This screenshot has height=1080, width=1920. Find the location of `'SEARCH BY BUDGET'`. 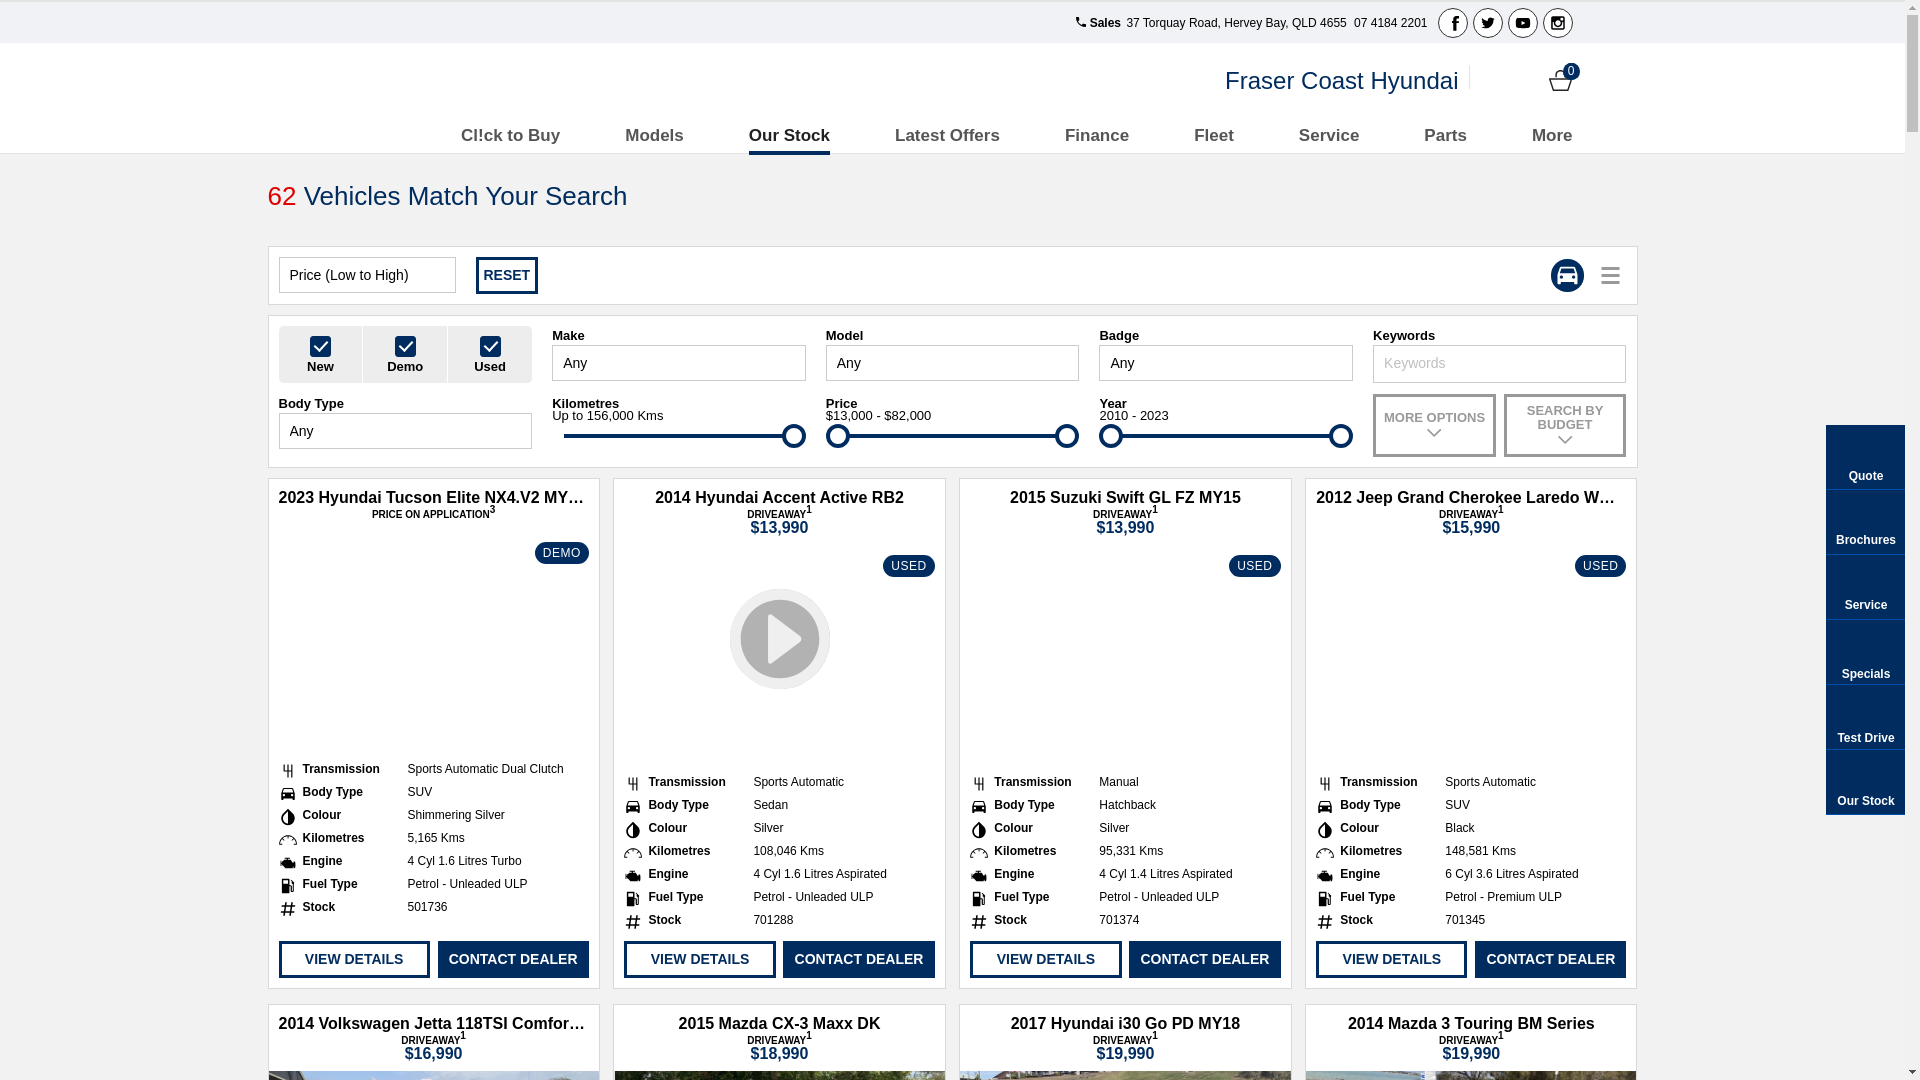

'SEARCH BY BUDGET' is located at coordinates (1564, 424).